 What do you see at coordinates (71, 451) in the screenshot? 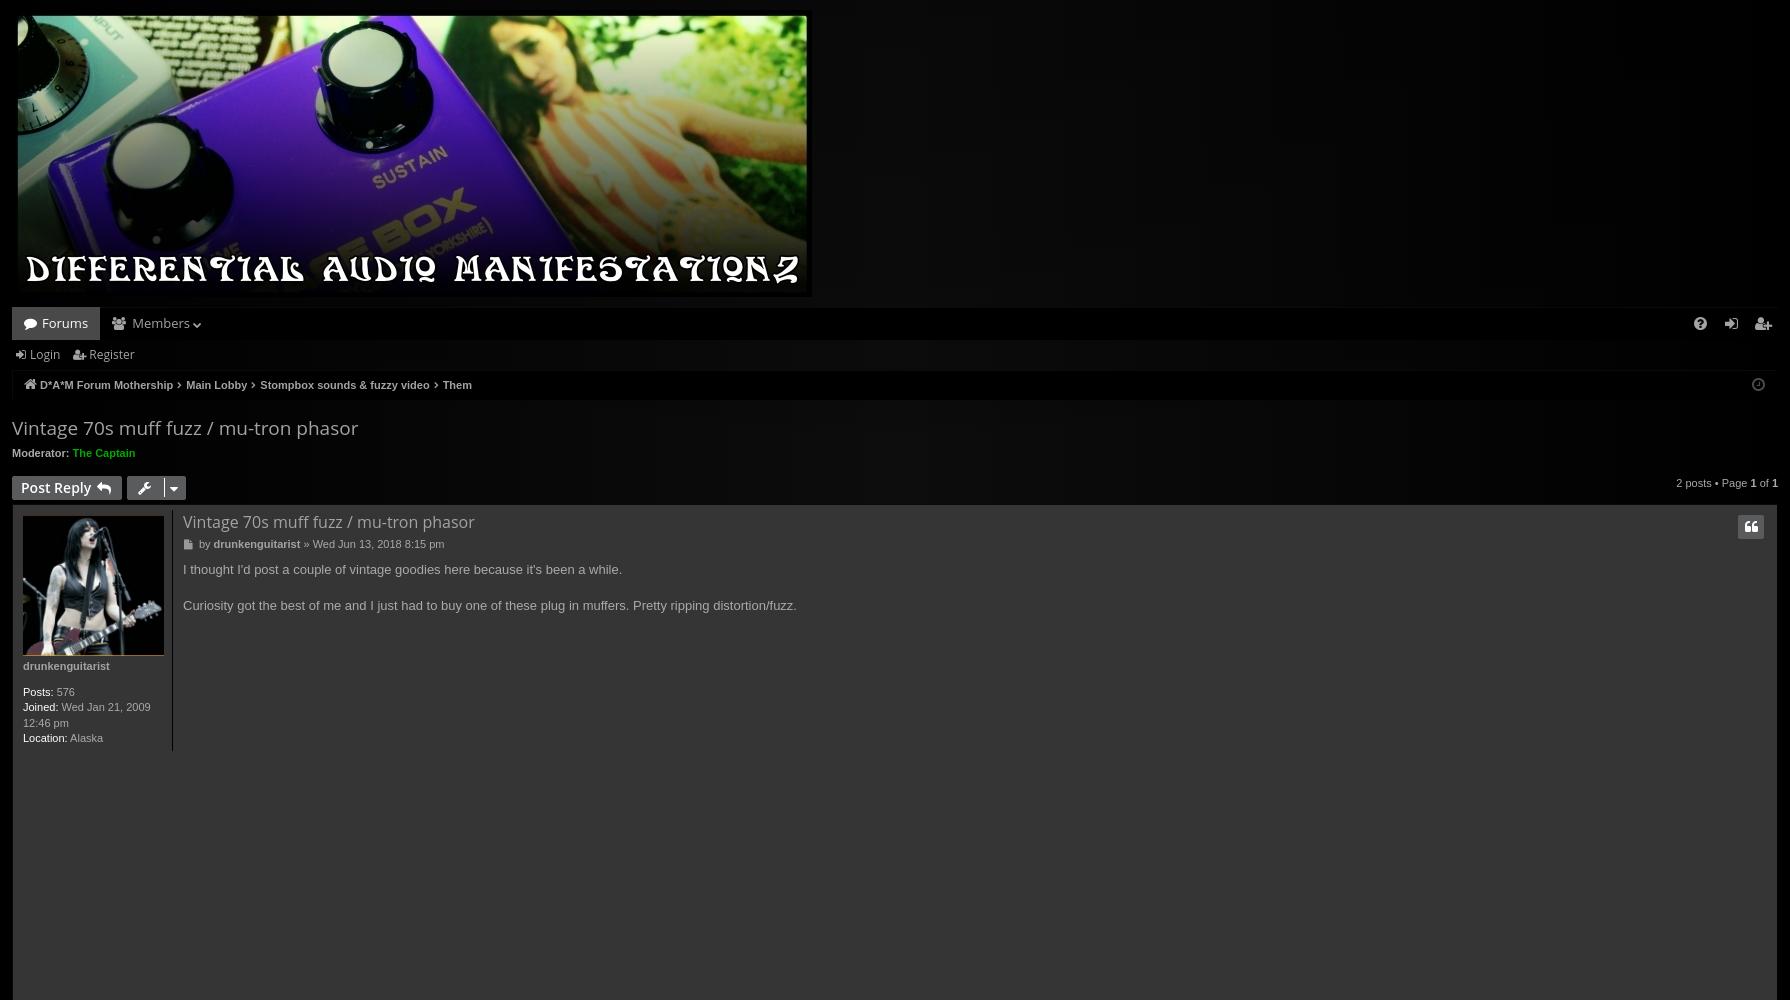
I see `'The Captain'` at bounding box center [71, 451].